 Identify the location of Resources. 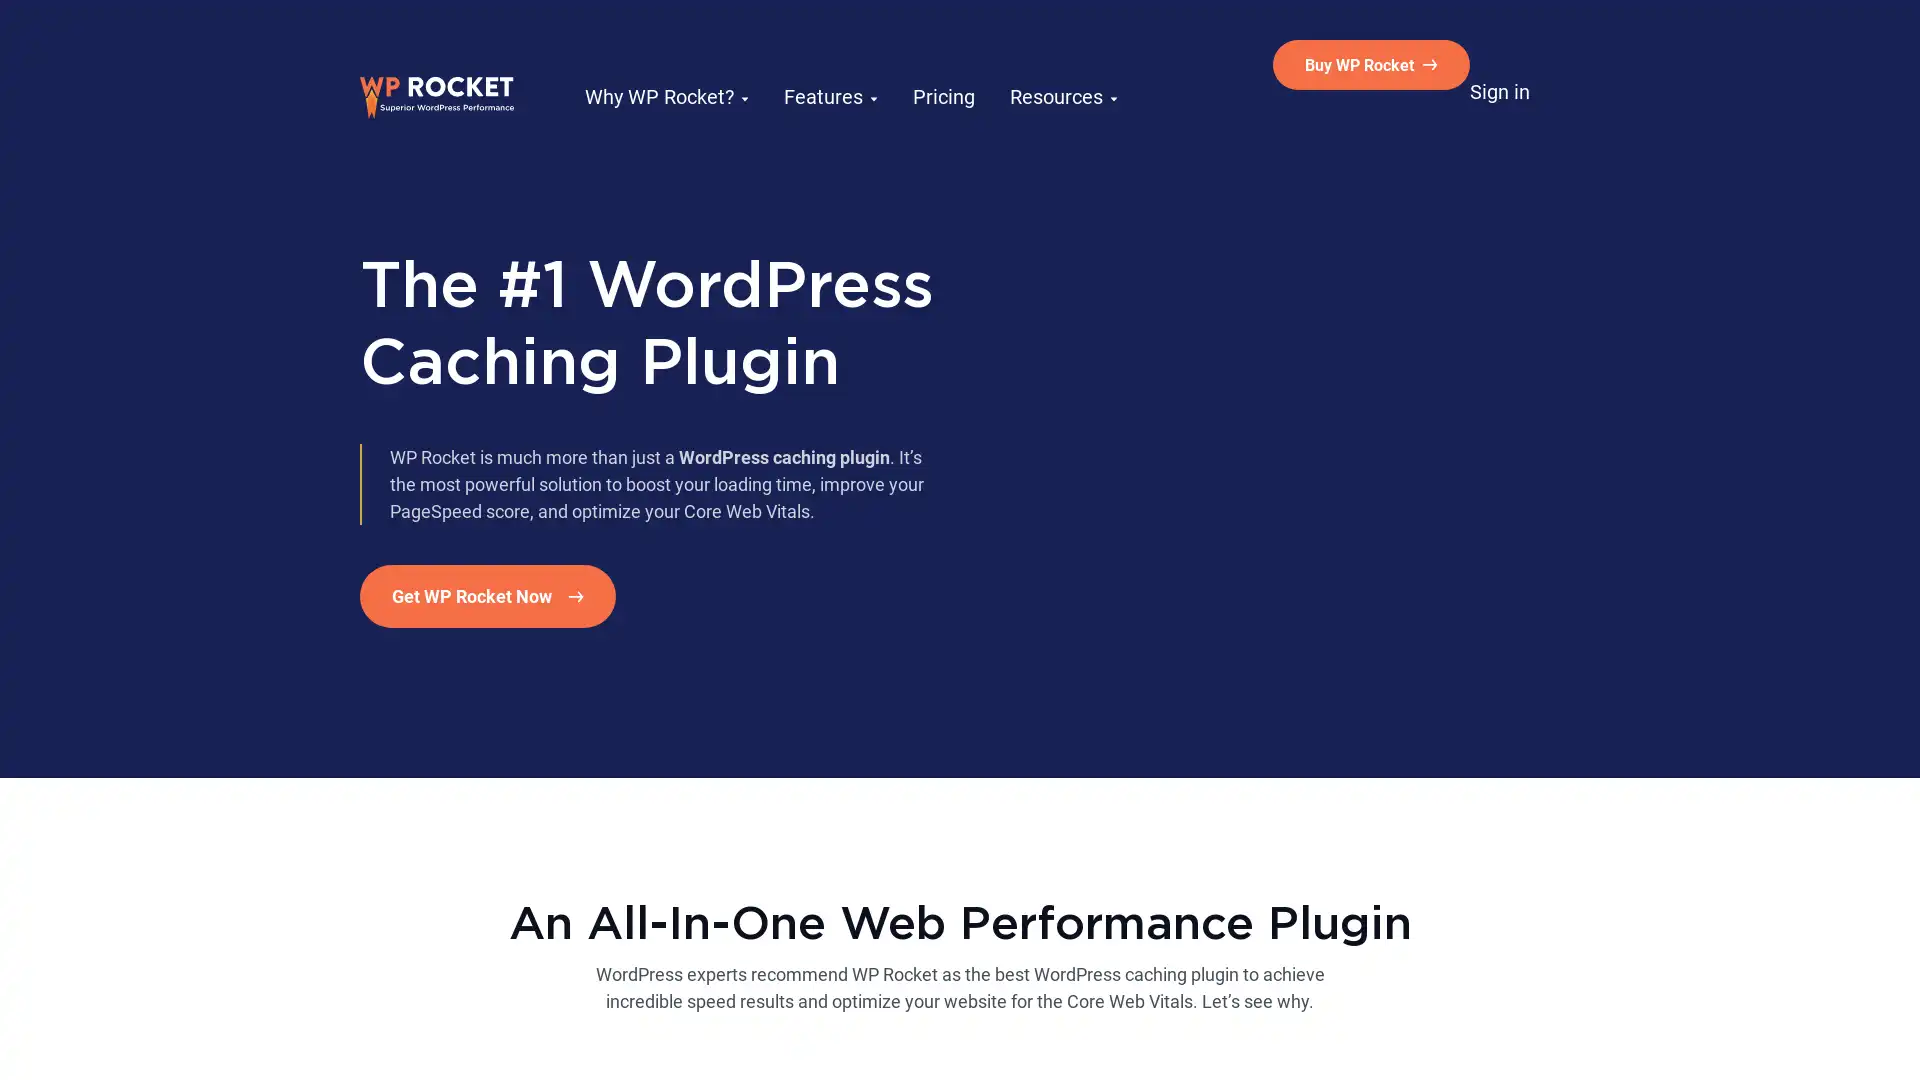
(1028, 64).